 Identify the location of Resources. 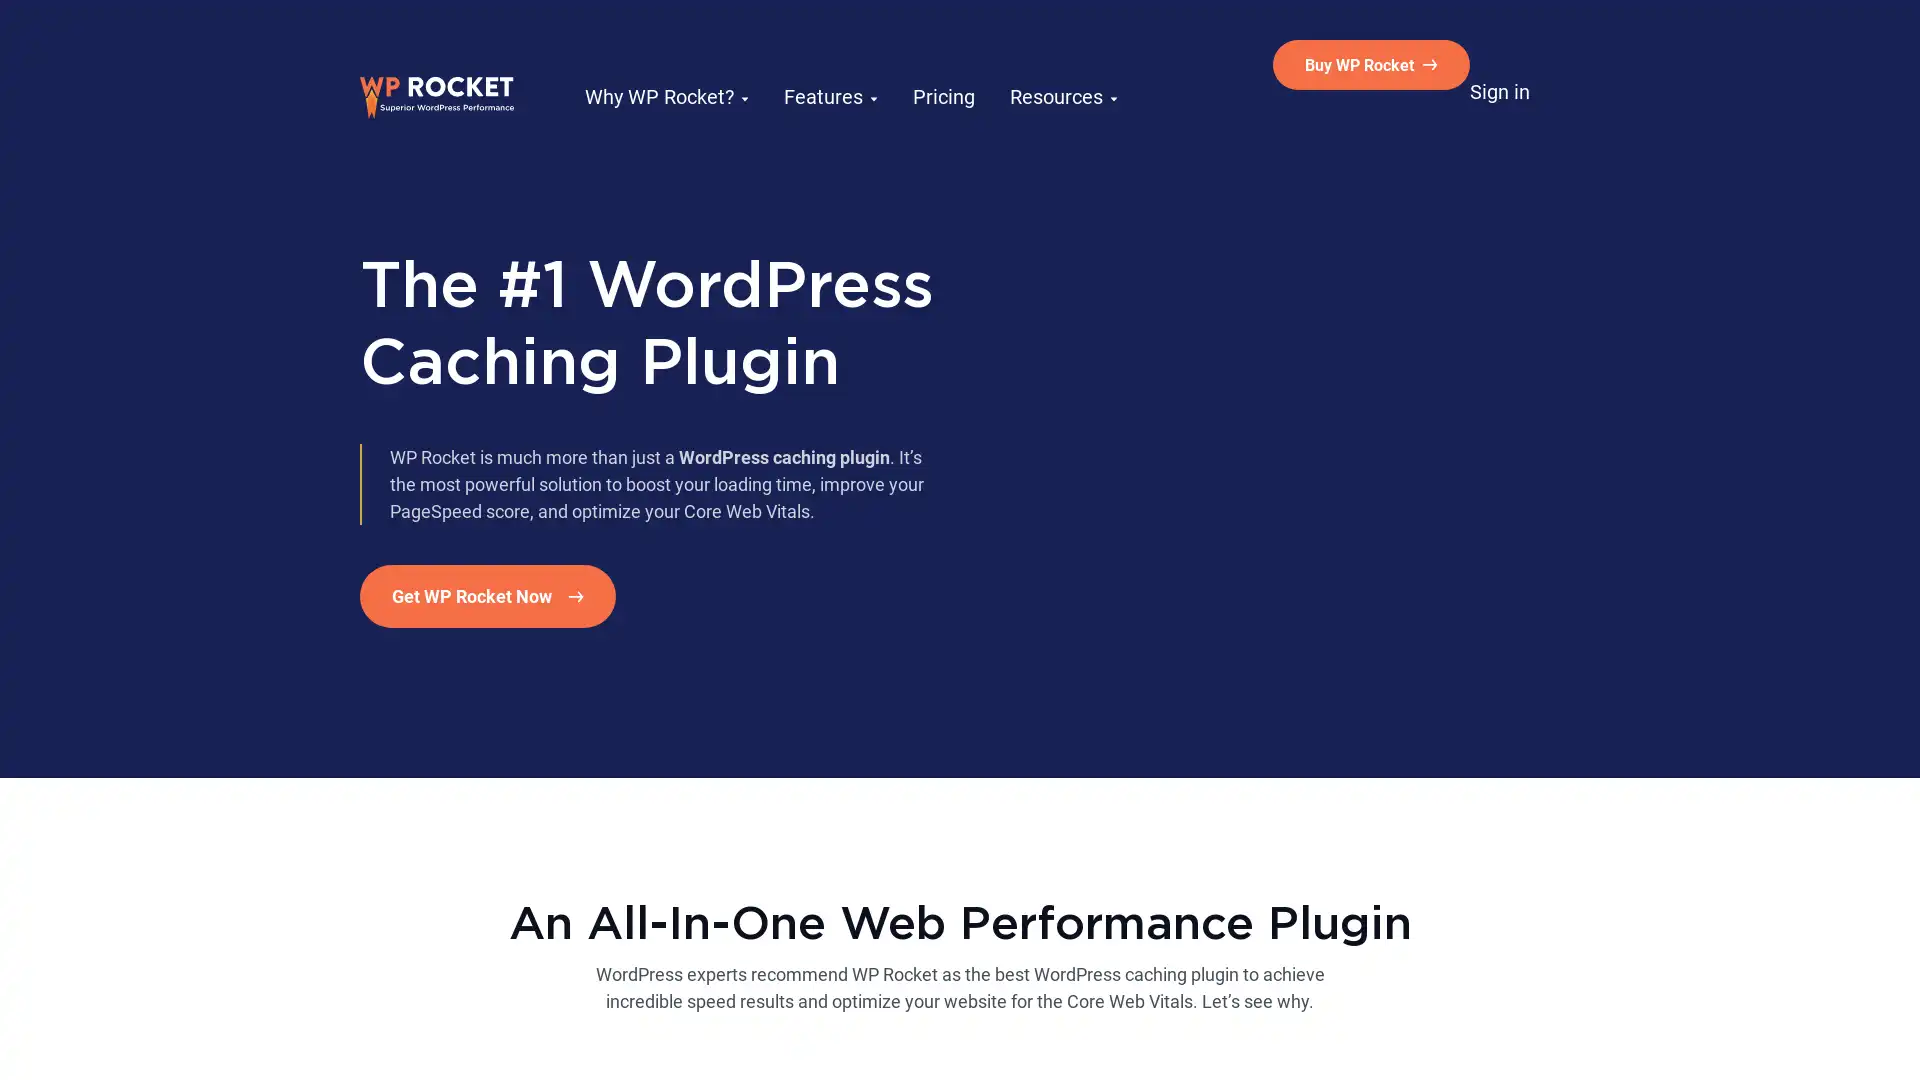
(1028, 64).